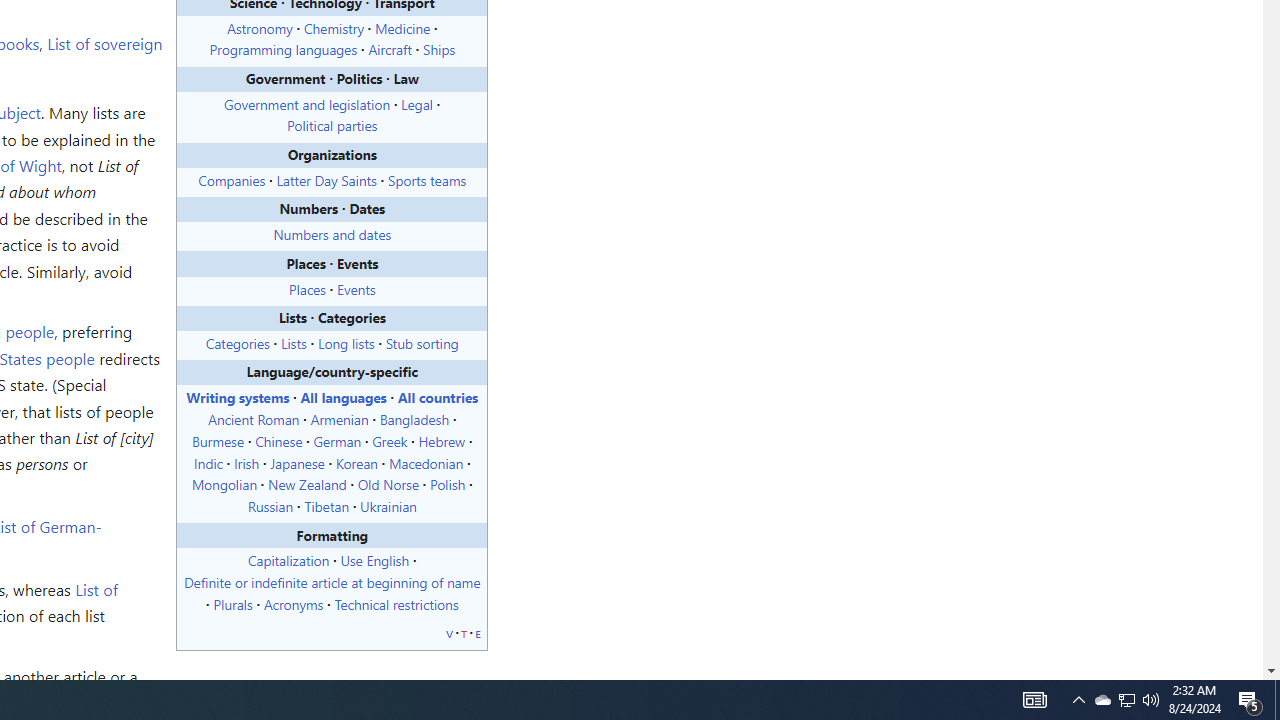 This screenshot has width=1280, height=720. Describe the element at coordinates (440, 439) in the screenshot. I see `'Hebrew'` at that location.